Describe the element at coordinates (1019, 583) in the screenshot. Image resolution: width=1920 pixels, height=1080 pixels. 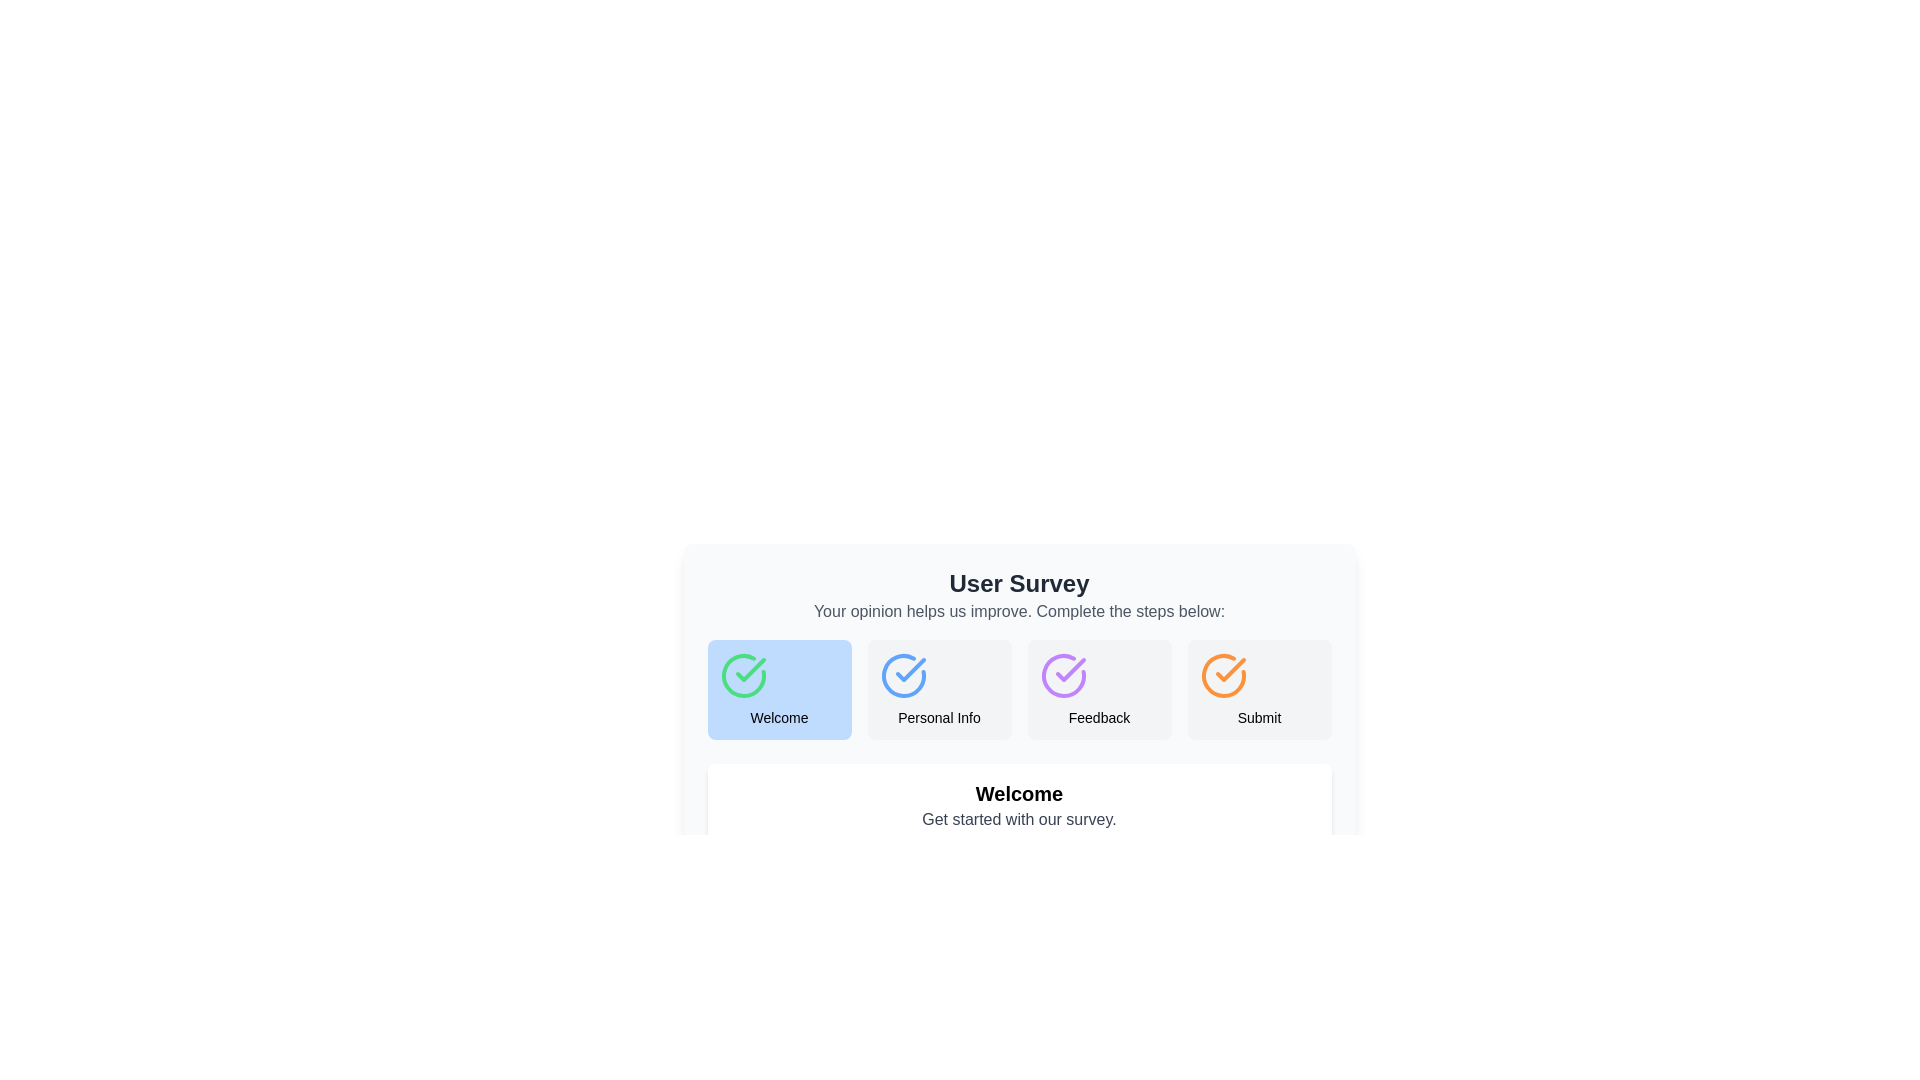
I see `content displayed in the bold and large heading 'User Survey', which is prominently styled and located at the top of its section` at that location.